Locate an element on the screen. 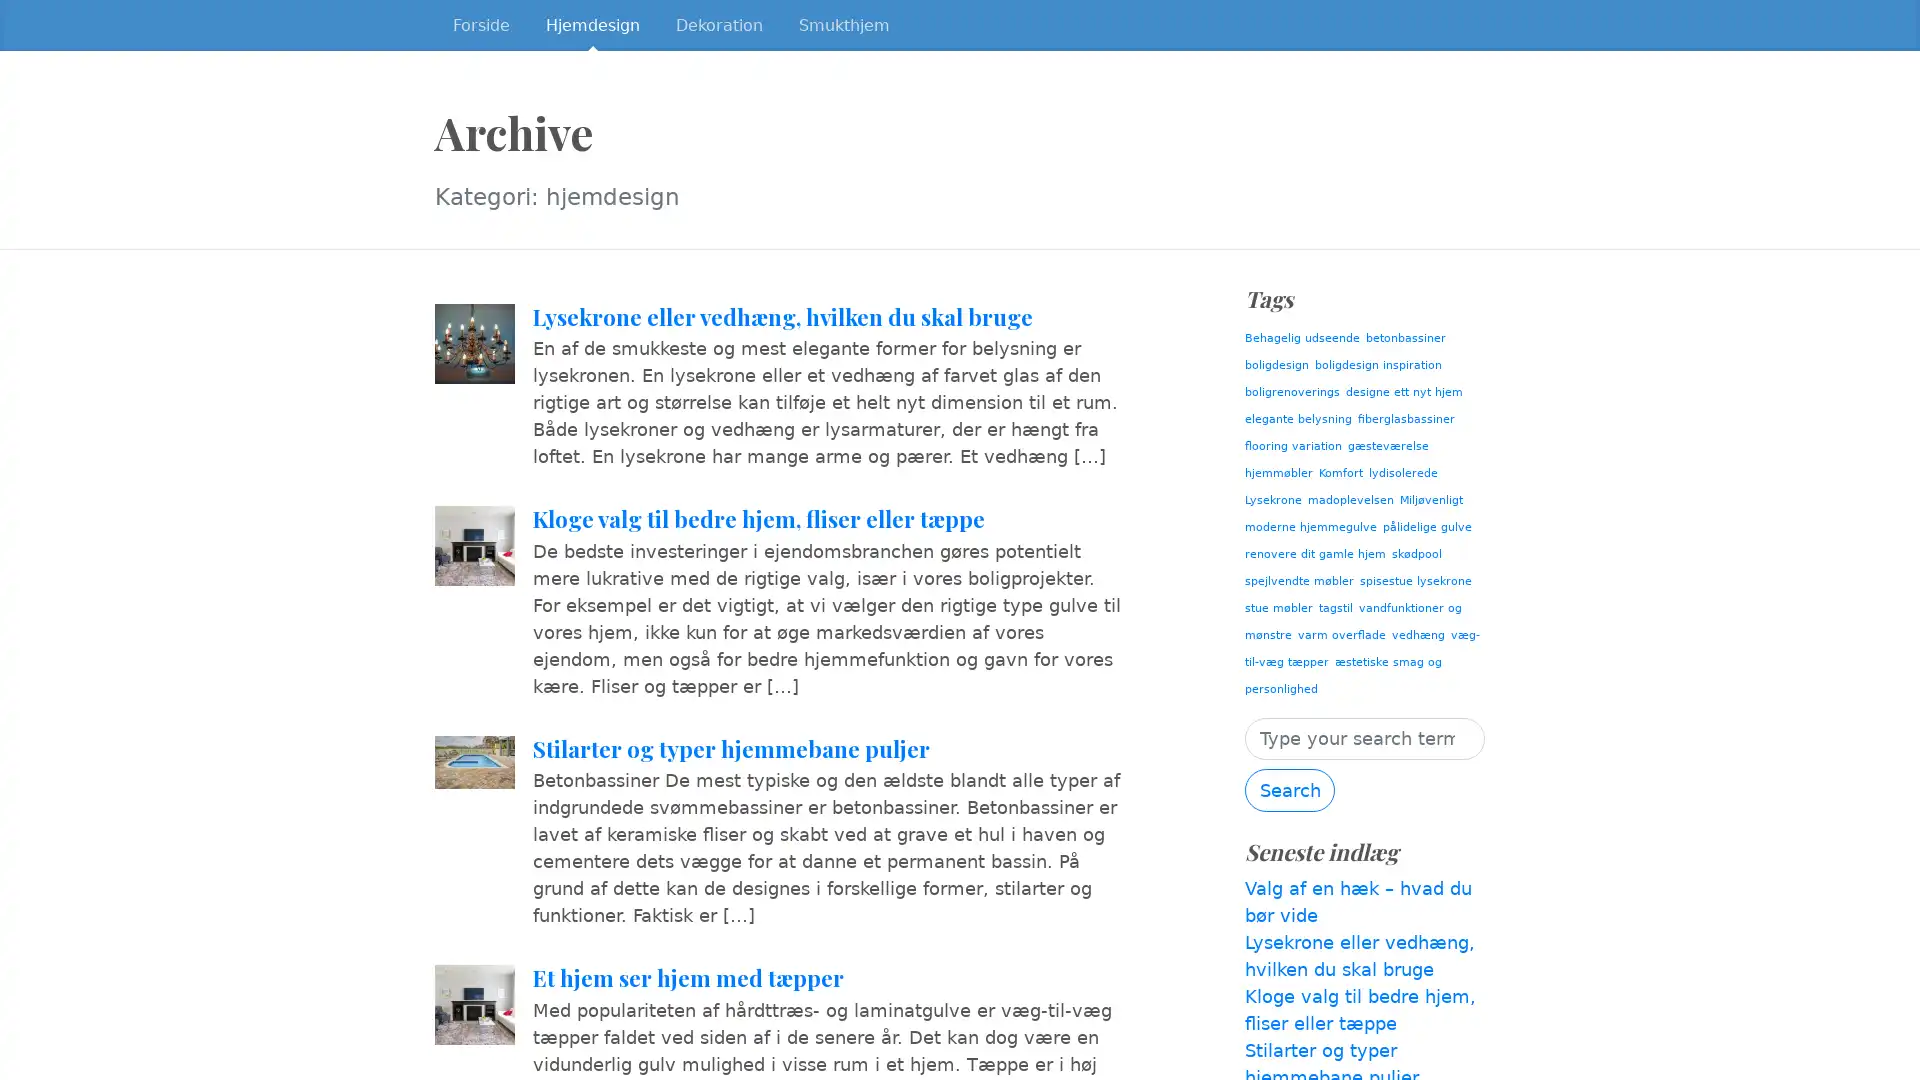 This screenshot has height=1080, width=1920. Search is located at coordinates (1290, 789).